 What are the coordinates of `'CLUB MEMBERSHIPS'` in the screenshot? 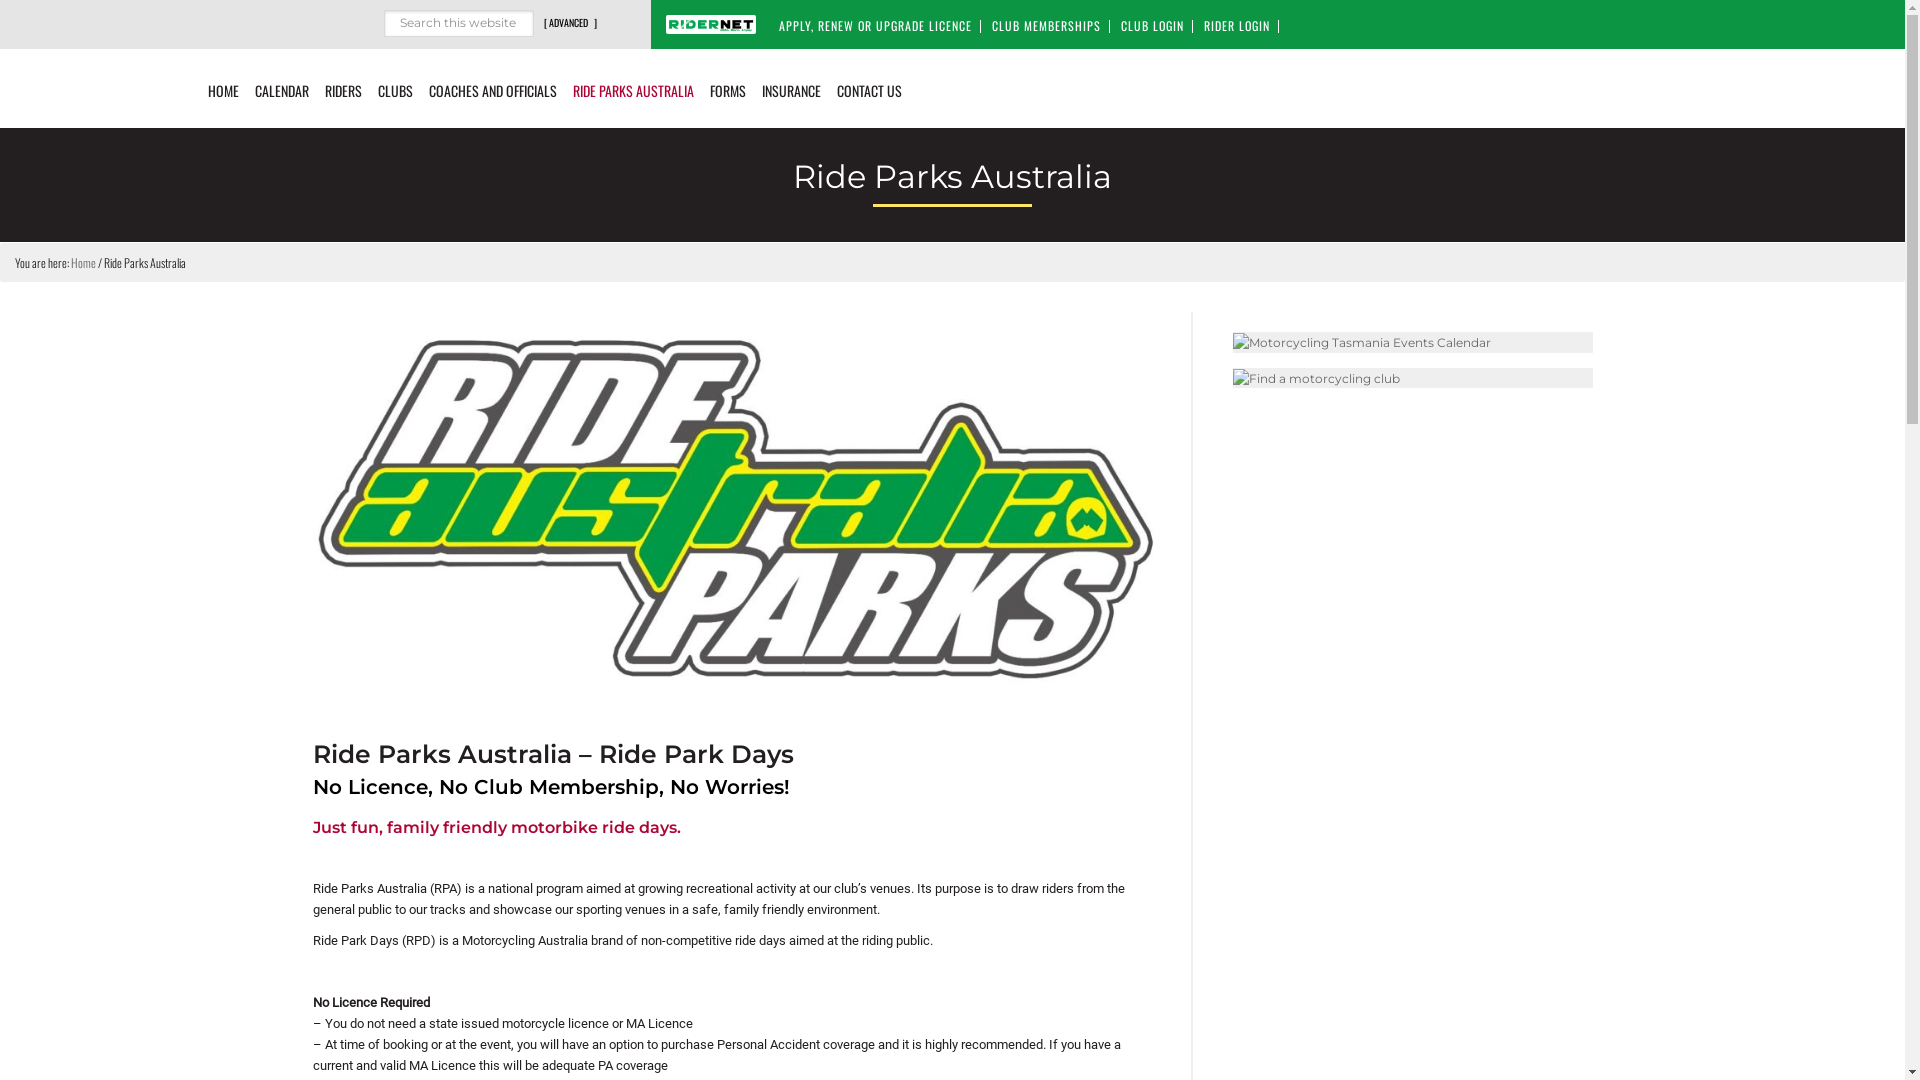 It's located at (1045, 25).